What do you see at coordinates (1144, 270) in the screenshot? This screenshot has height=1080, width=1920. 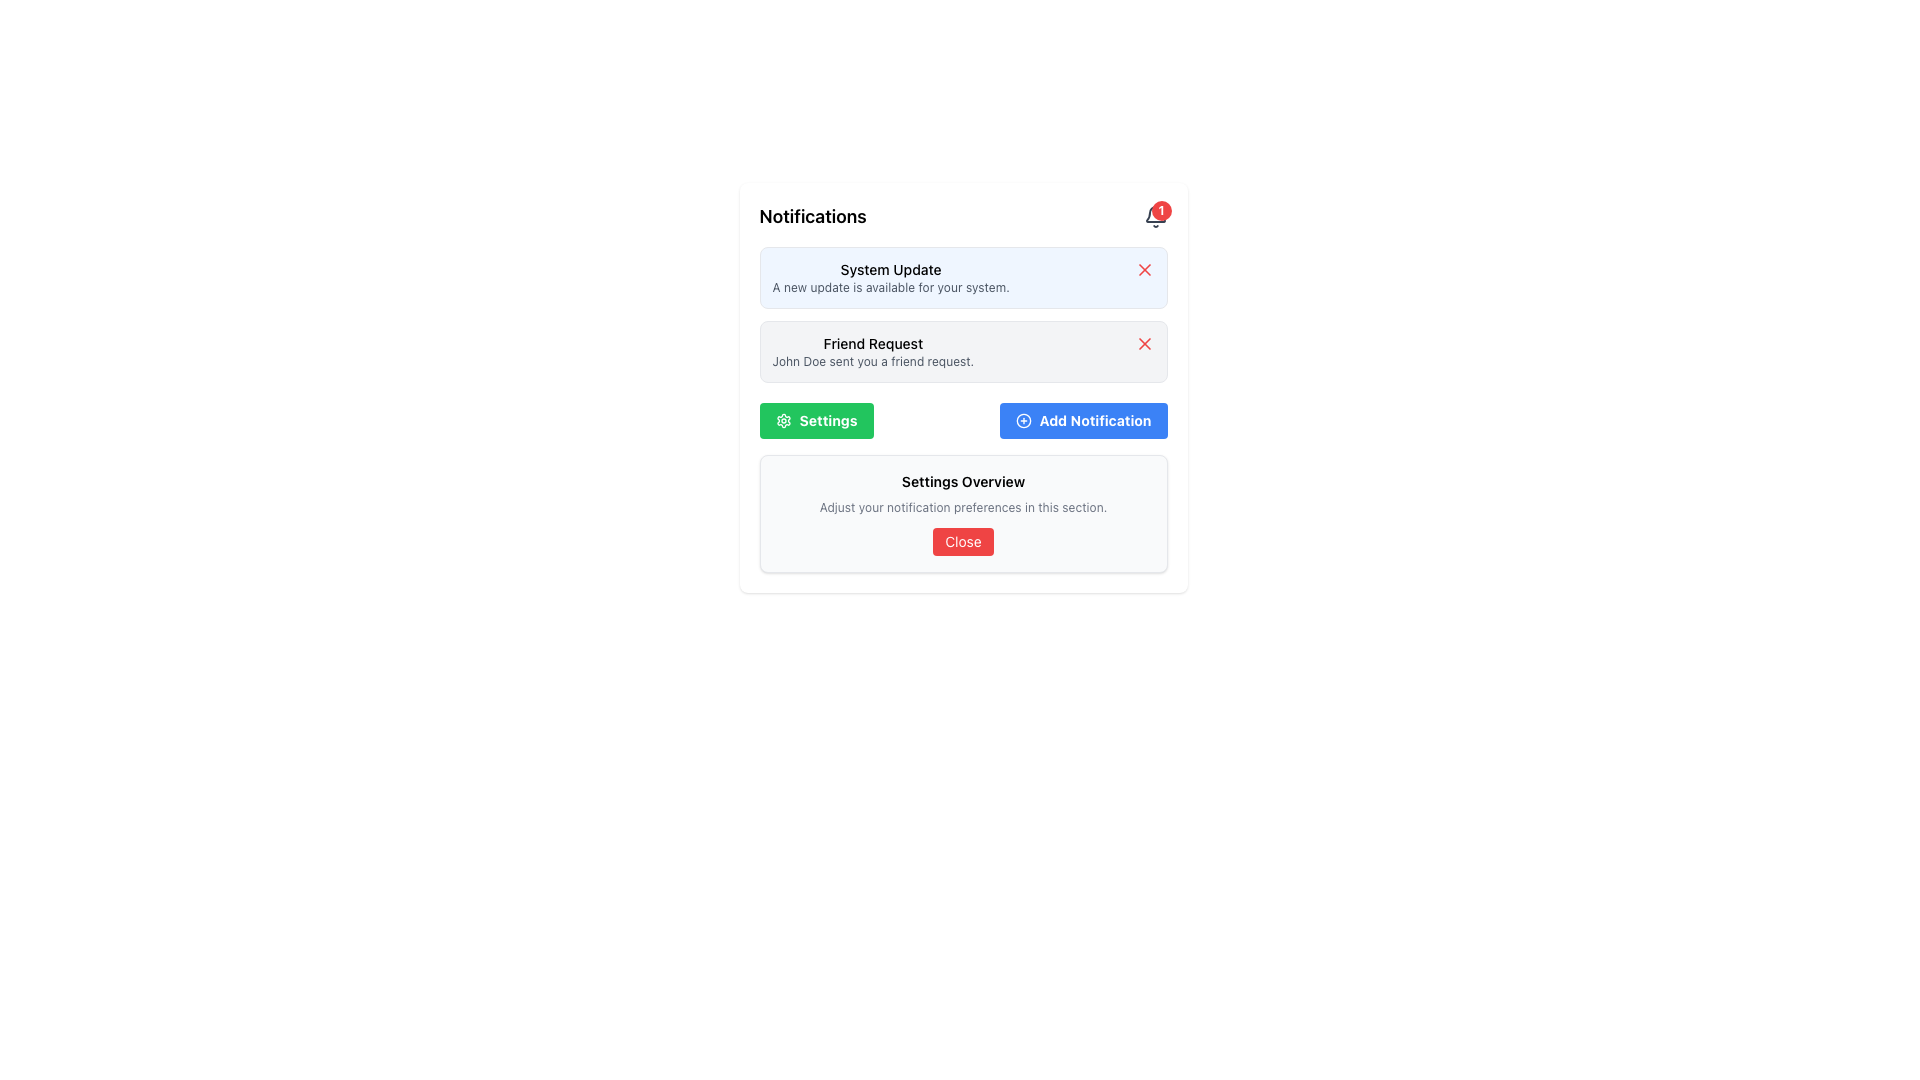 I see `the small red button with an 'X' icon located in the top-right corner of the 'System Update' notification card` at bounding box center [1144, 270].